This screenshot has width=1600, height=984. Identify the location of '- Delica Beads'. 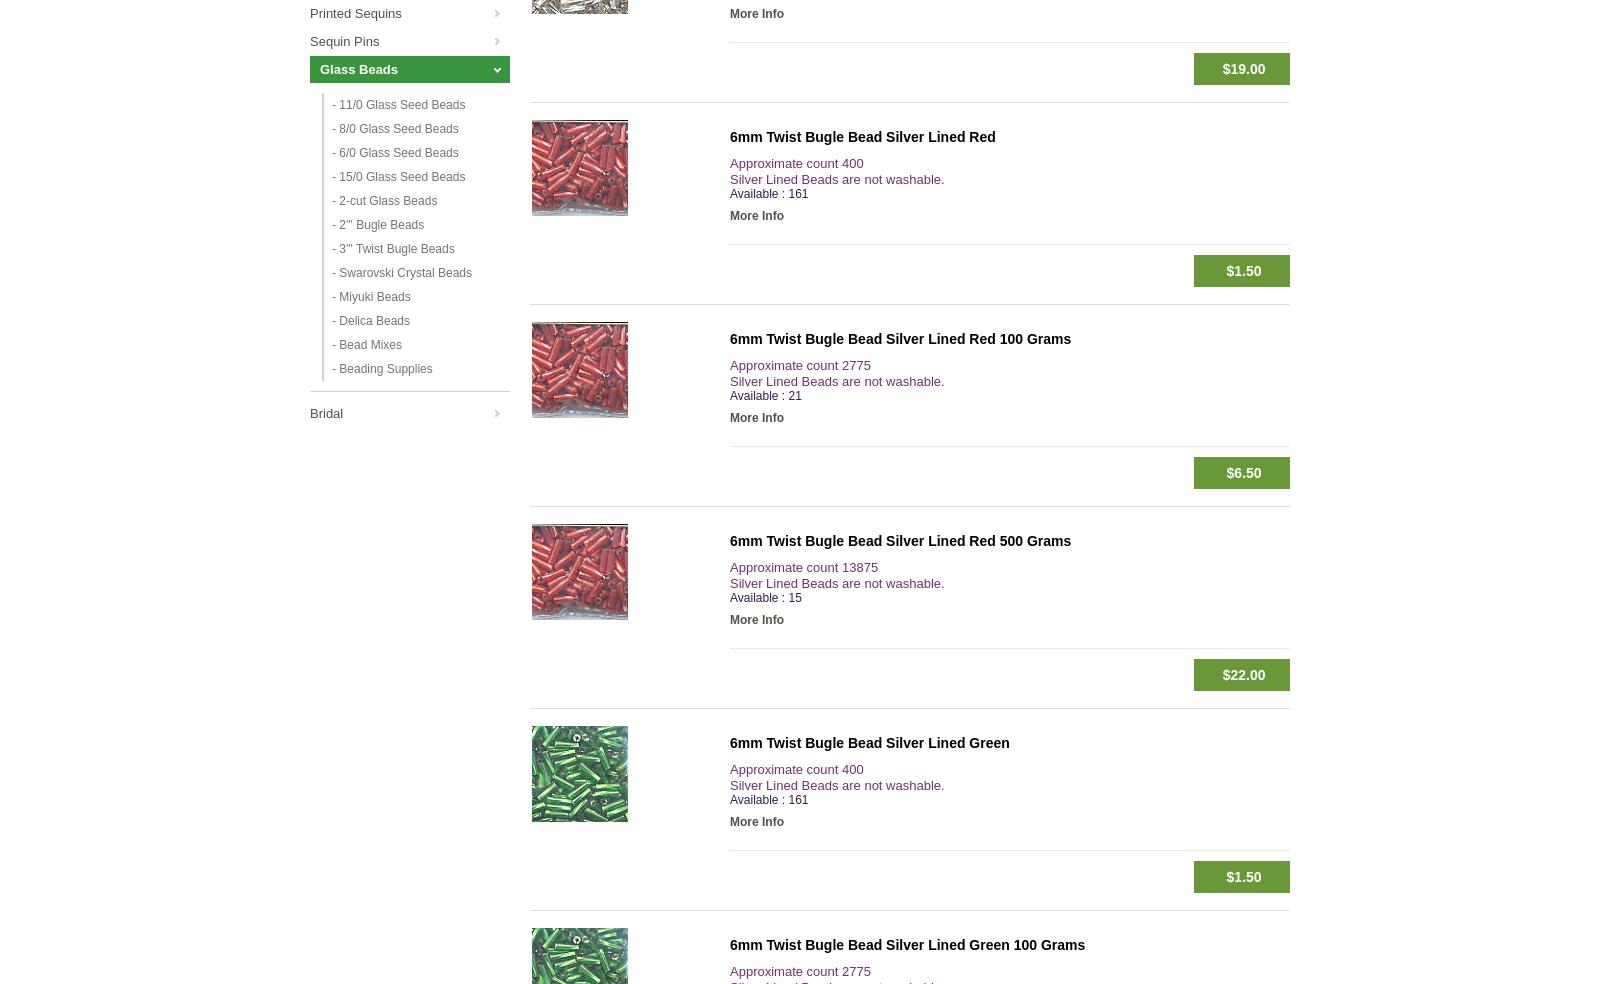
(371, 319).